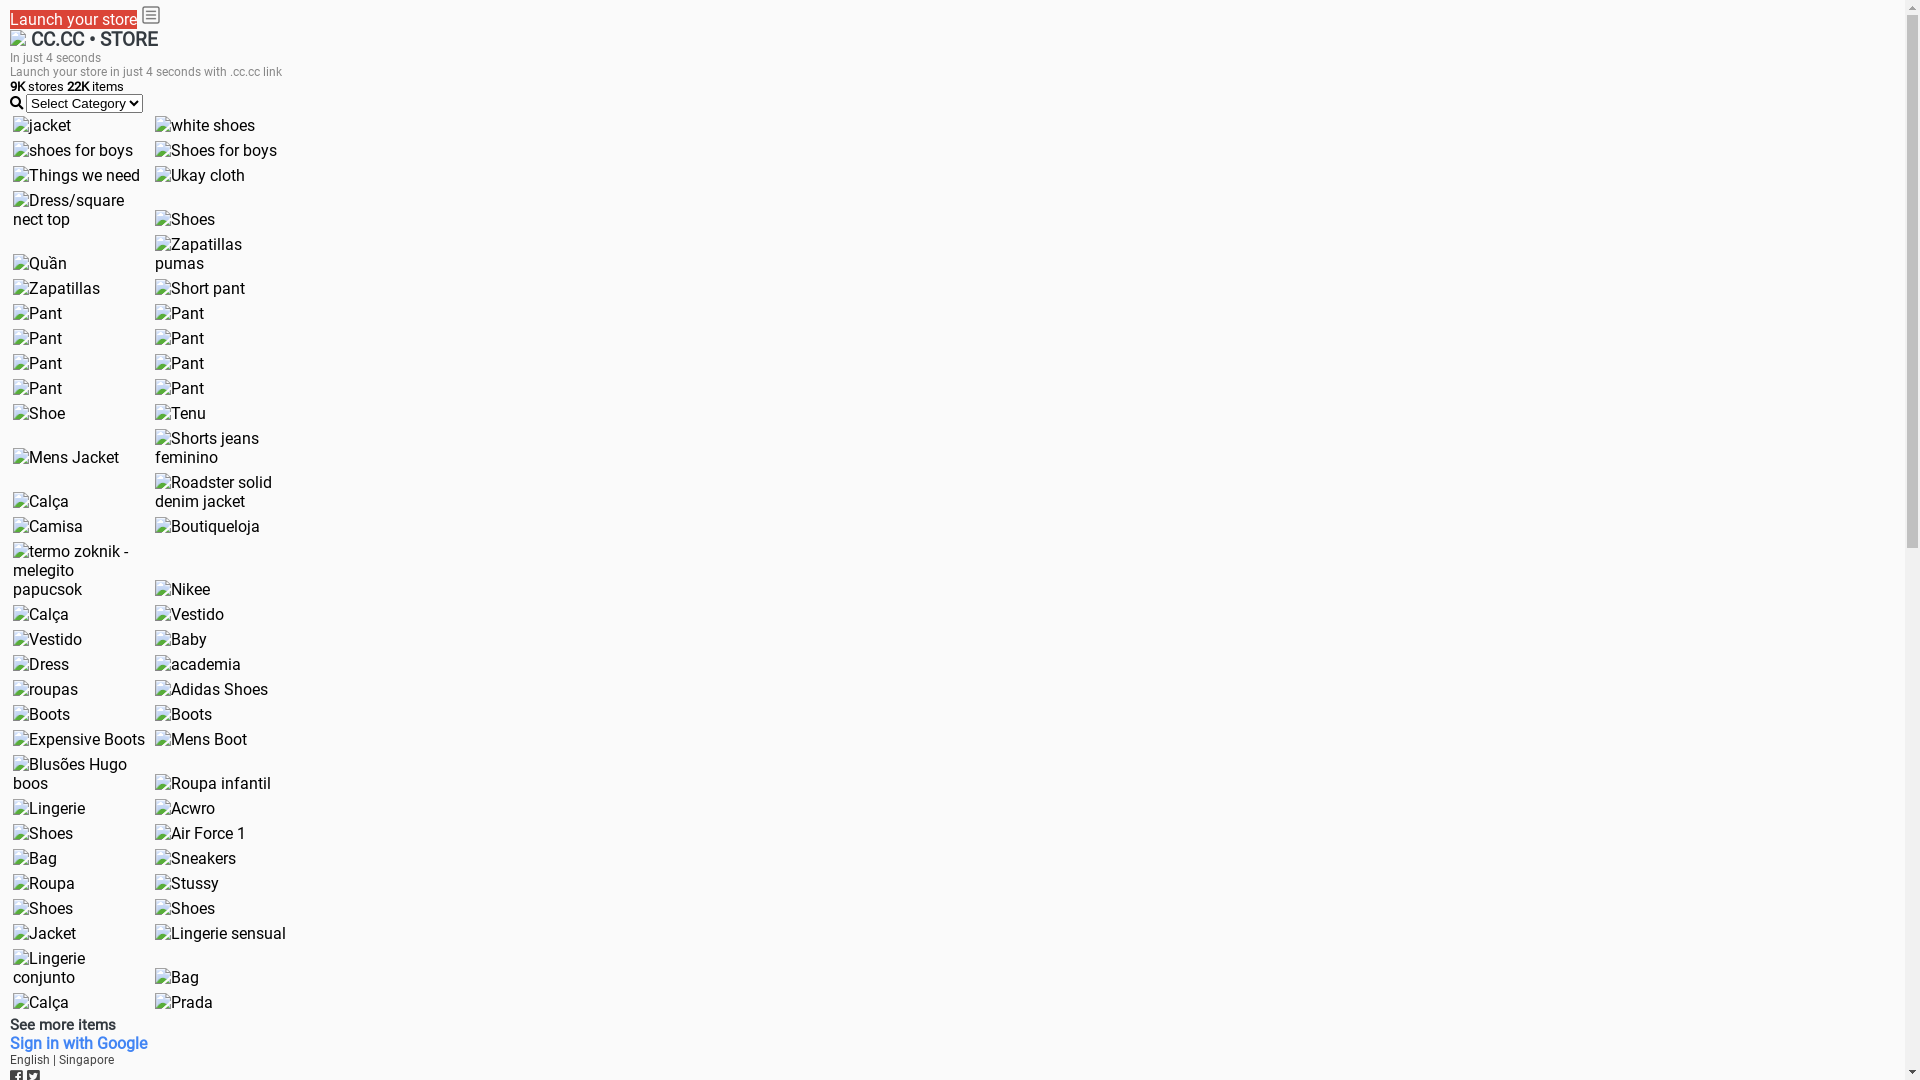 This screenshot has height=1080, width=1920. What do you see at coordinates (43, 908) in the screenshot?
I see `'Shoes'` at bounding box center [43, 908].